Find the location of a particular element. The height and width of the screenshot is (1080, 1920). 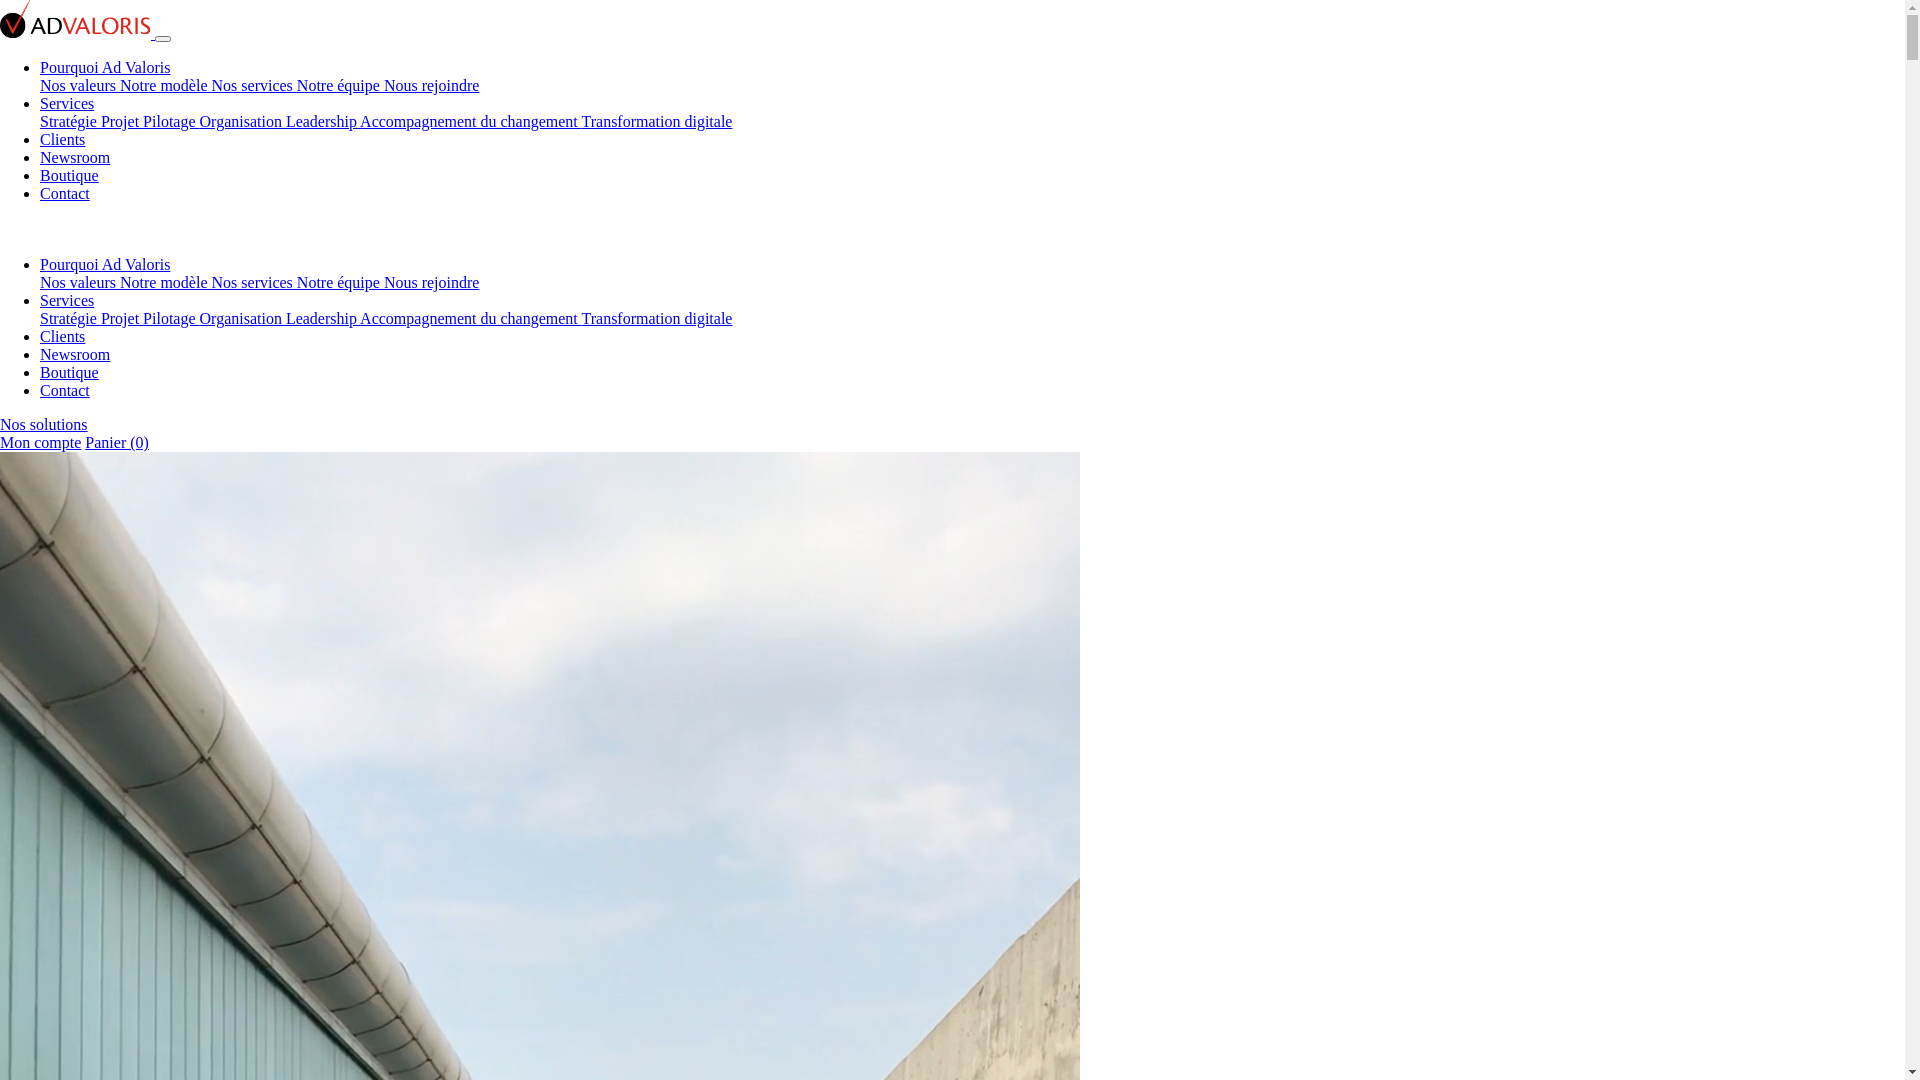

'Pilotage' is located at coordinates (171, 121).